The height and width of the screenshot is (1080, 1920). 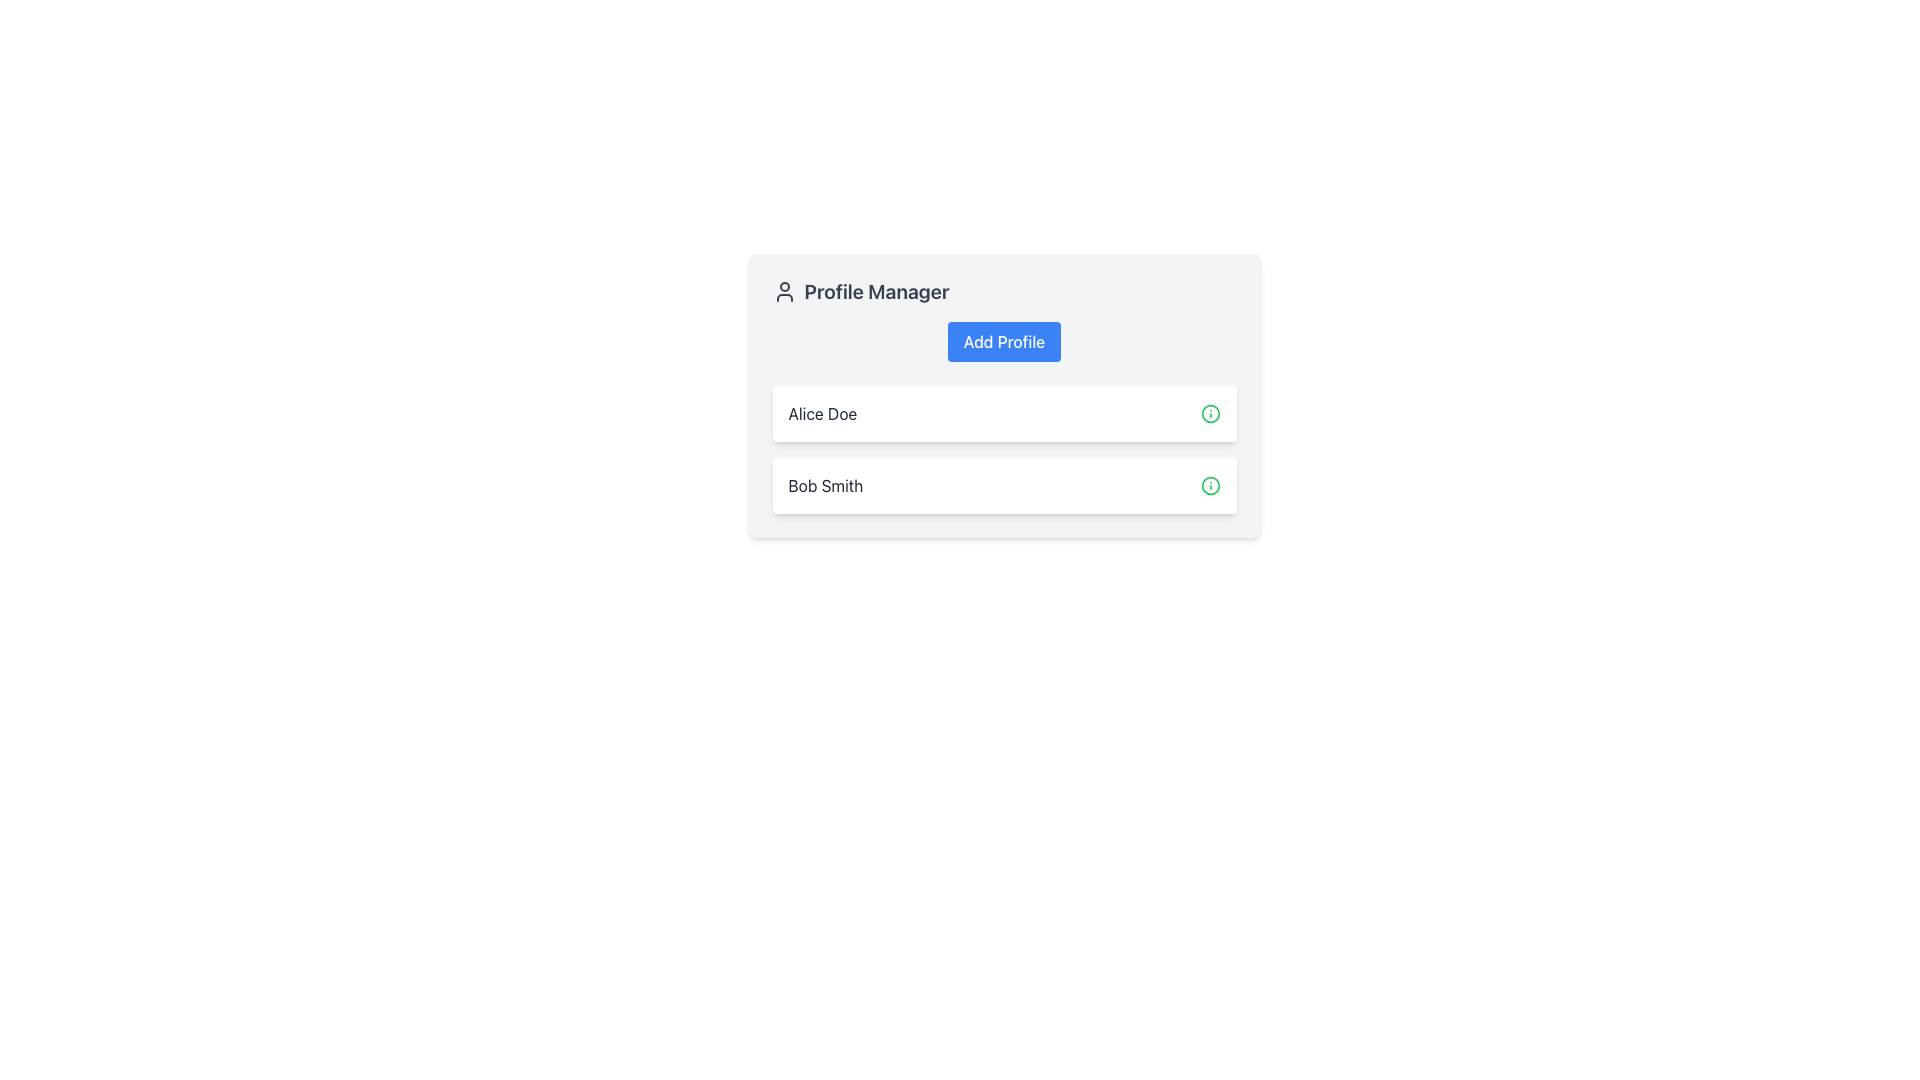 I want to click on the Text Label displaying 'Bob Smith', which serves as an identifier in the profile list, so click(x=825, y=486).